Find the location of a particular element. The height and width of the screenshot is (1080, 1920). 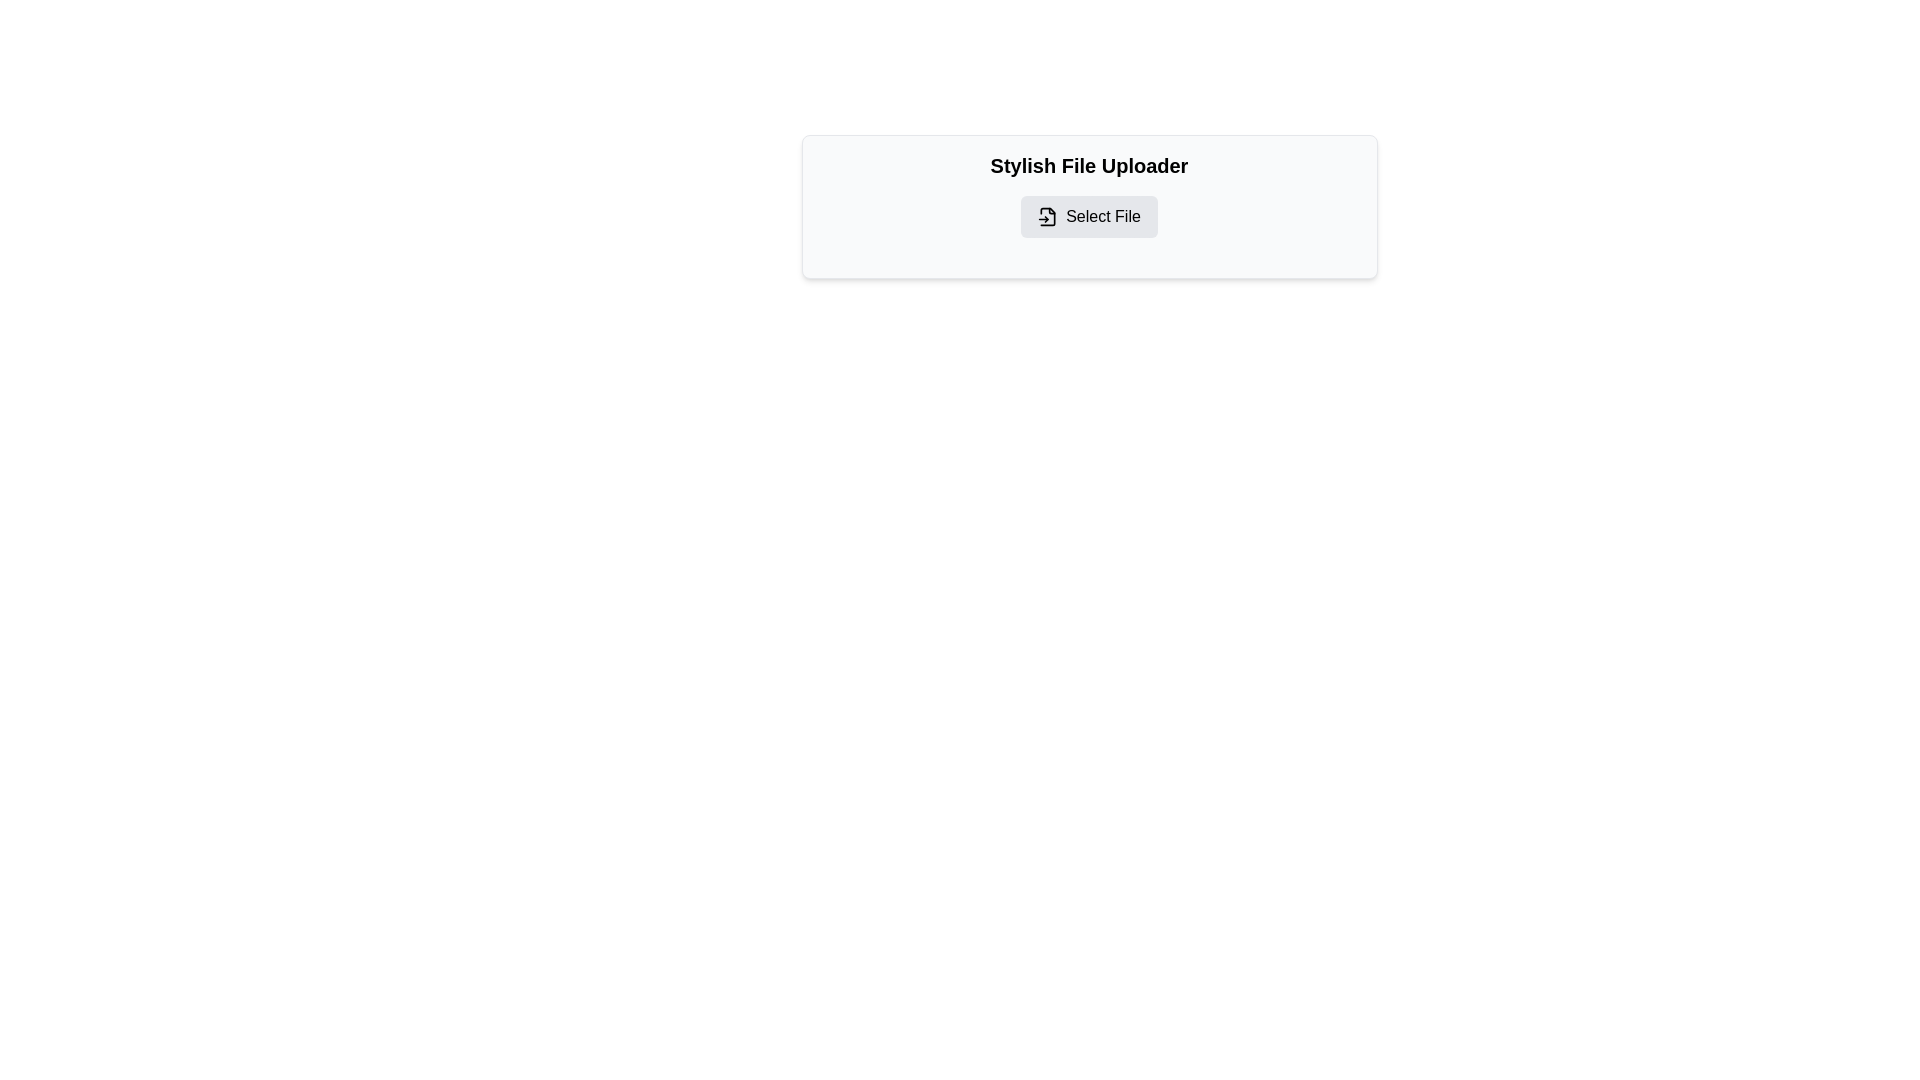

the file selection icon located within the 'Select File' button, which is slightly to the left of the button text is located at coordinates (1047, 216).